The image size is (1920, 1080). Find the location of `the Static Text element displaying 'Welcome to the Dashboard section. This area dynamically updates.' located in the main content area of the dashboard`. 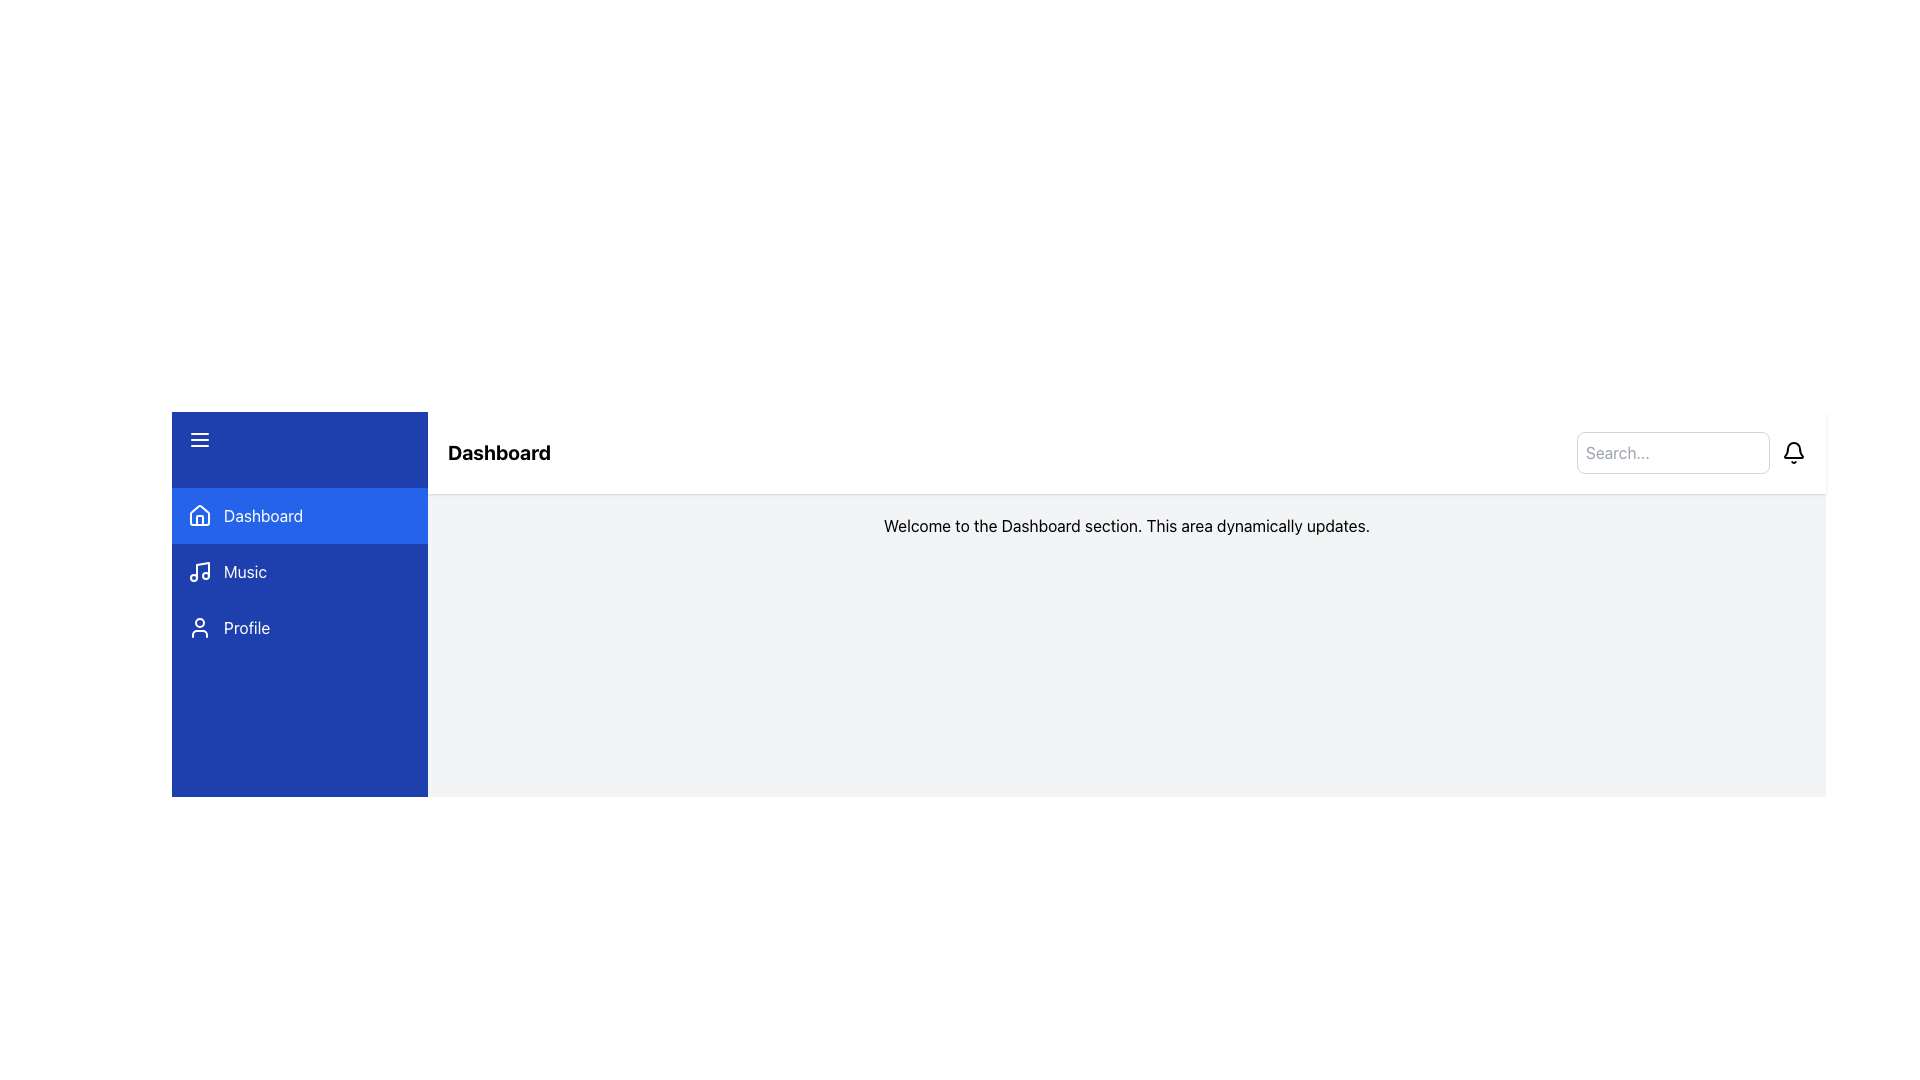

the Static Text element displaying 'Welcome to the Dashboard section. This area dynamically updates.' located in the main content area of the dashboard is located at coordinates (1127, 524).